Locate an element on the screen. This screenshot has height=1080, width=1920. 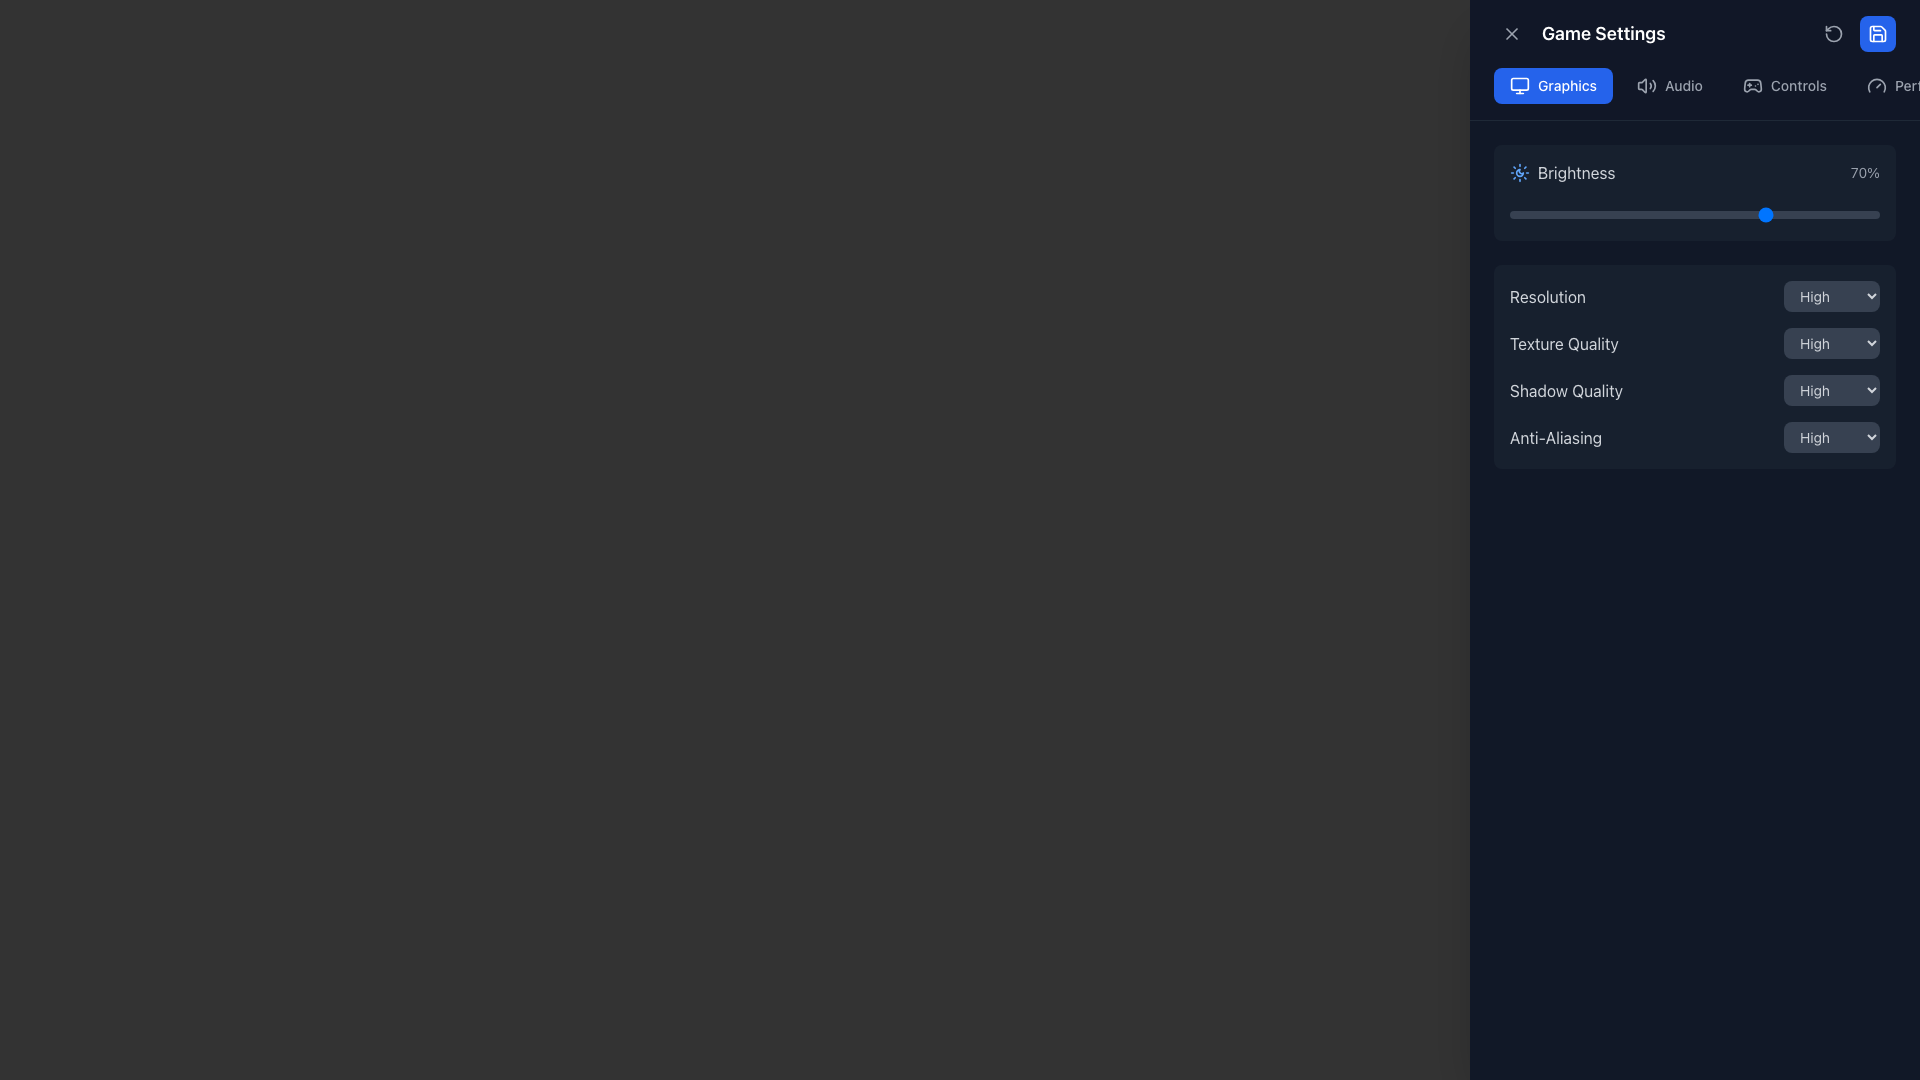
the button labeled 'Graphics' which contains the SVG-based icon for navigating to the Graphics settings section is located at coordinates (1520, 84).